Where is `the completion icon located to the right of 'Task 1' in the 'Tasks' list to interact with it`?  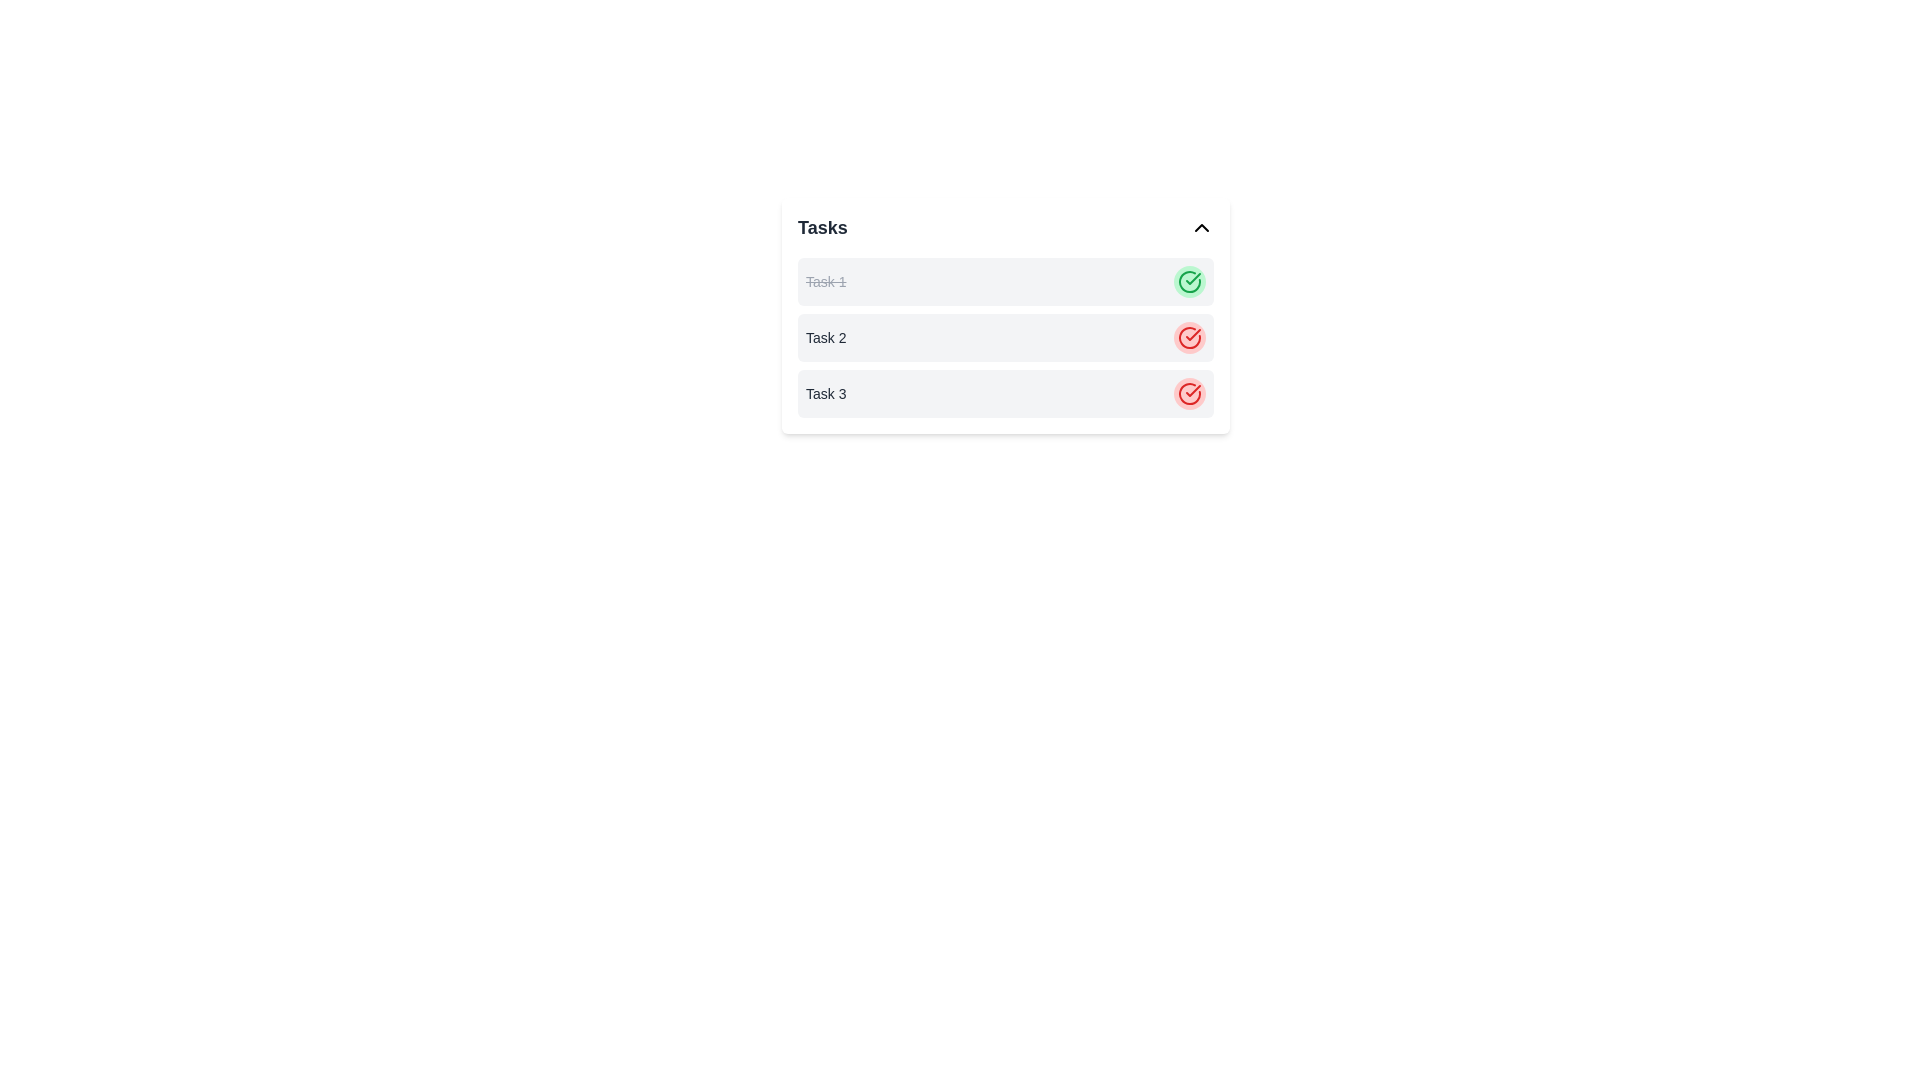 the completion icon located to the right of 'Task 1' in the 'Tasks' list to interact with it is located at coordinates (1190, 281).